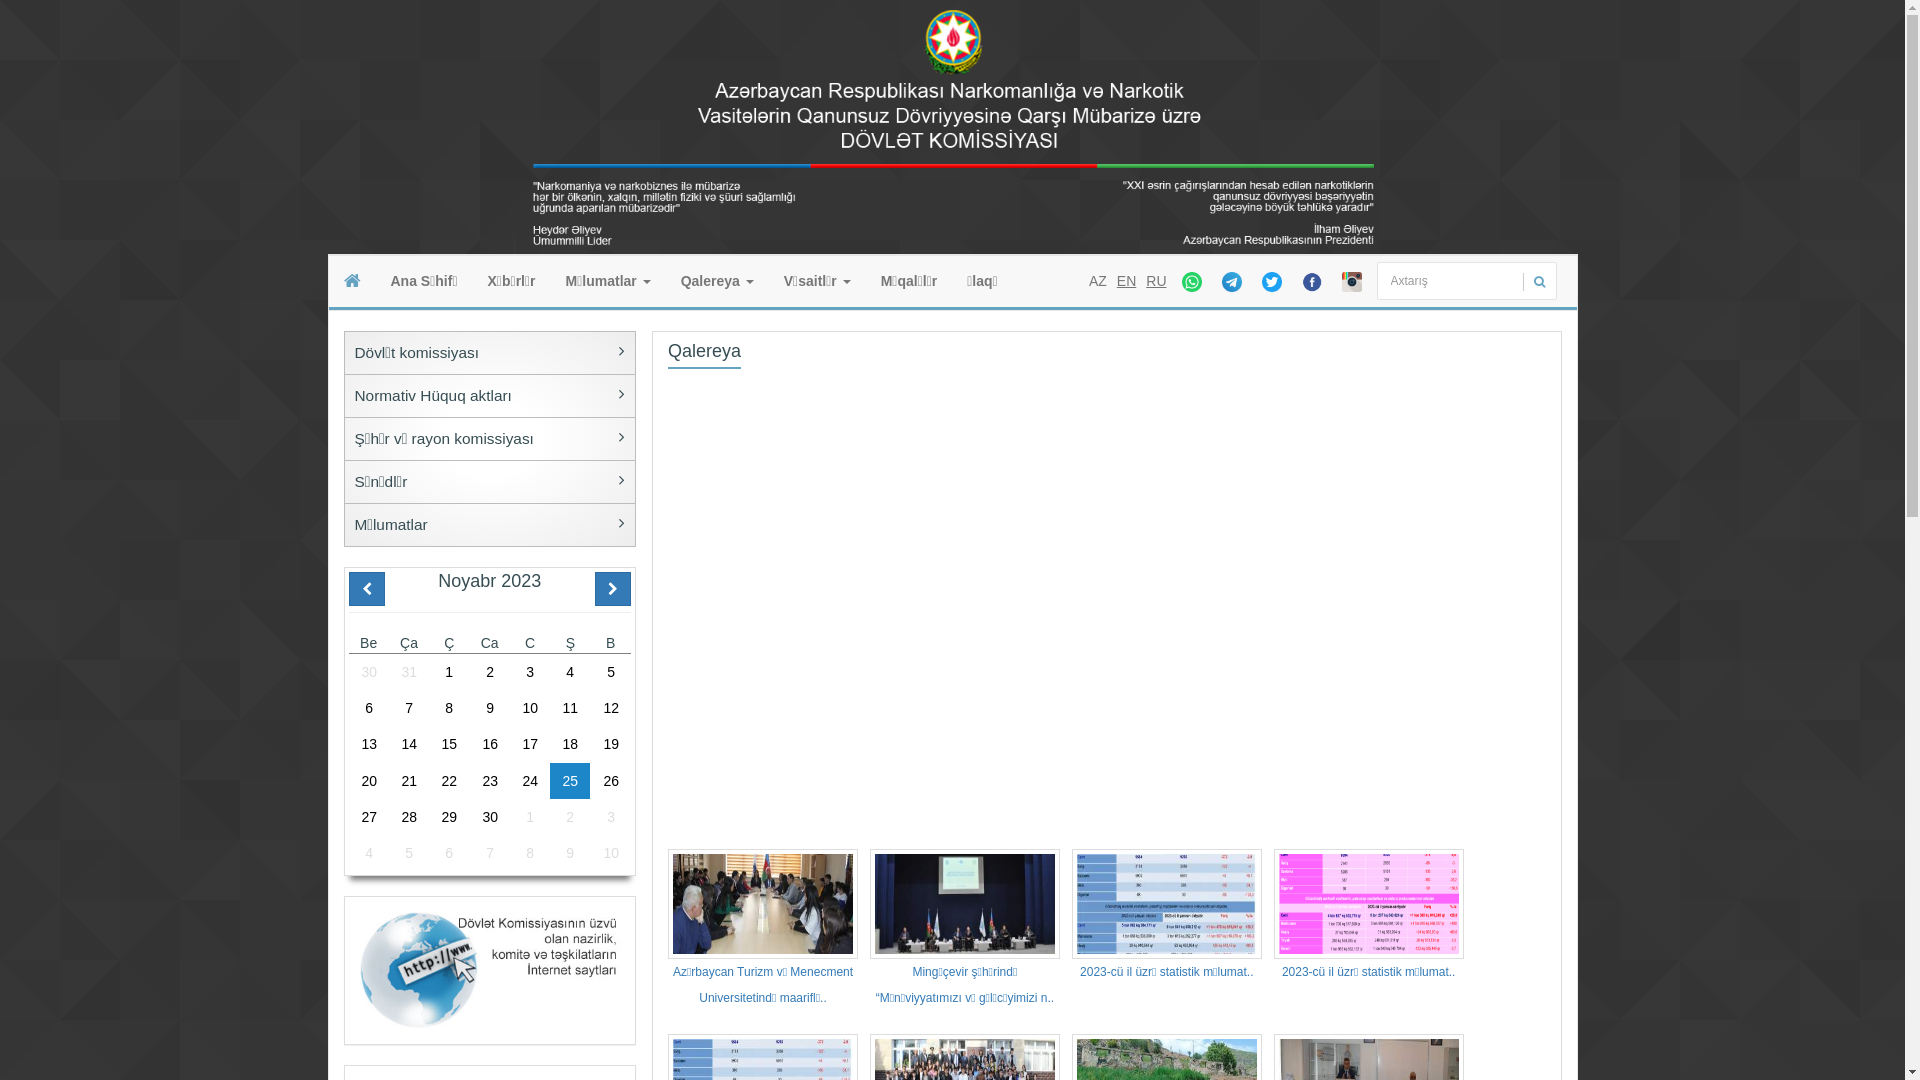  Describe the element at coordinates (609, 707) in the screenshot. I see `'12'` at that location.